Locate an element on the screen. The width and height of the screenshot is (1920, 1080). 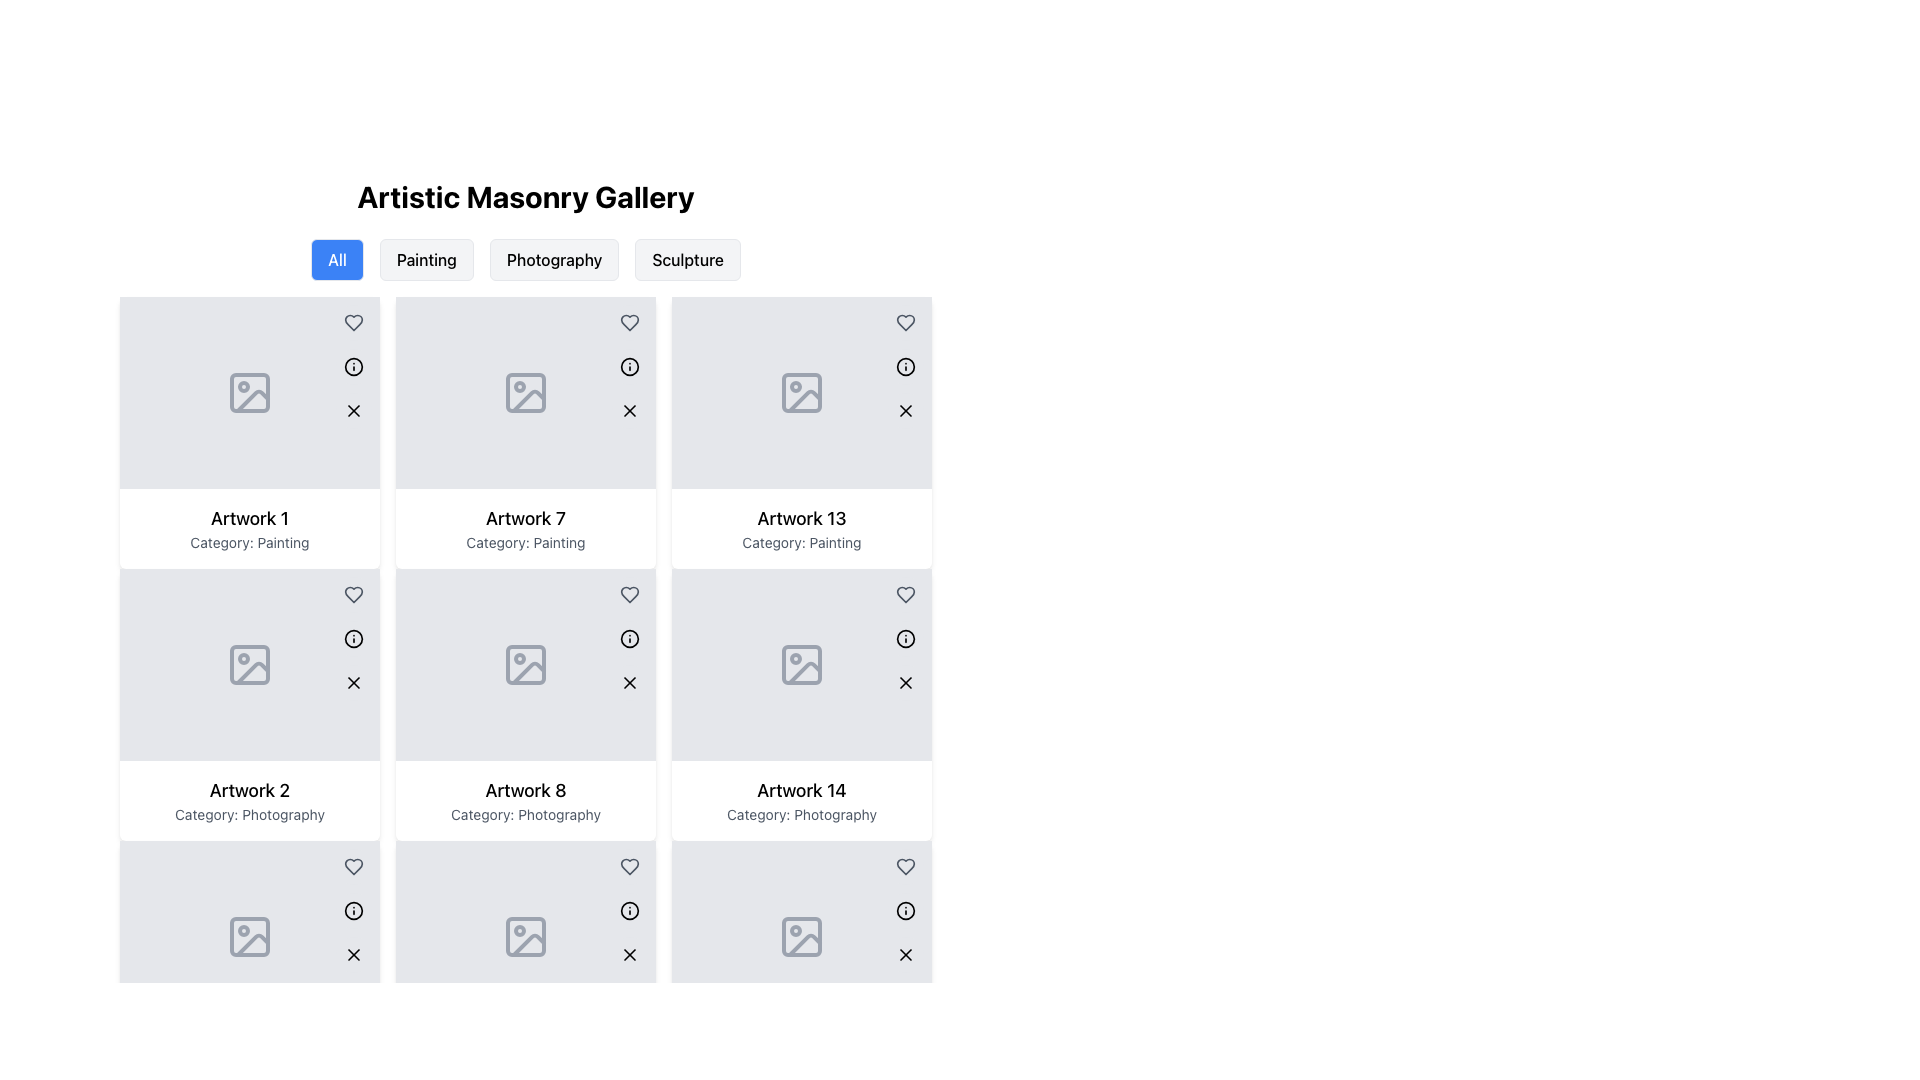
the diagonal vector graphic inside the image placeholder of the 'Artwork 13' card located in the third column and second row of the grid layout is located at coordinates (805, 401).